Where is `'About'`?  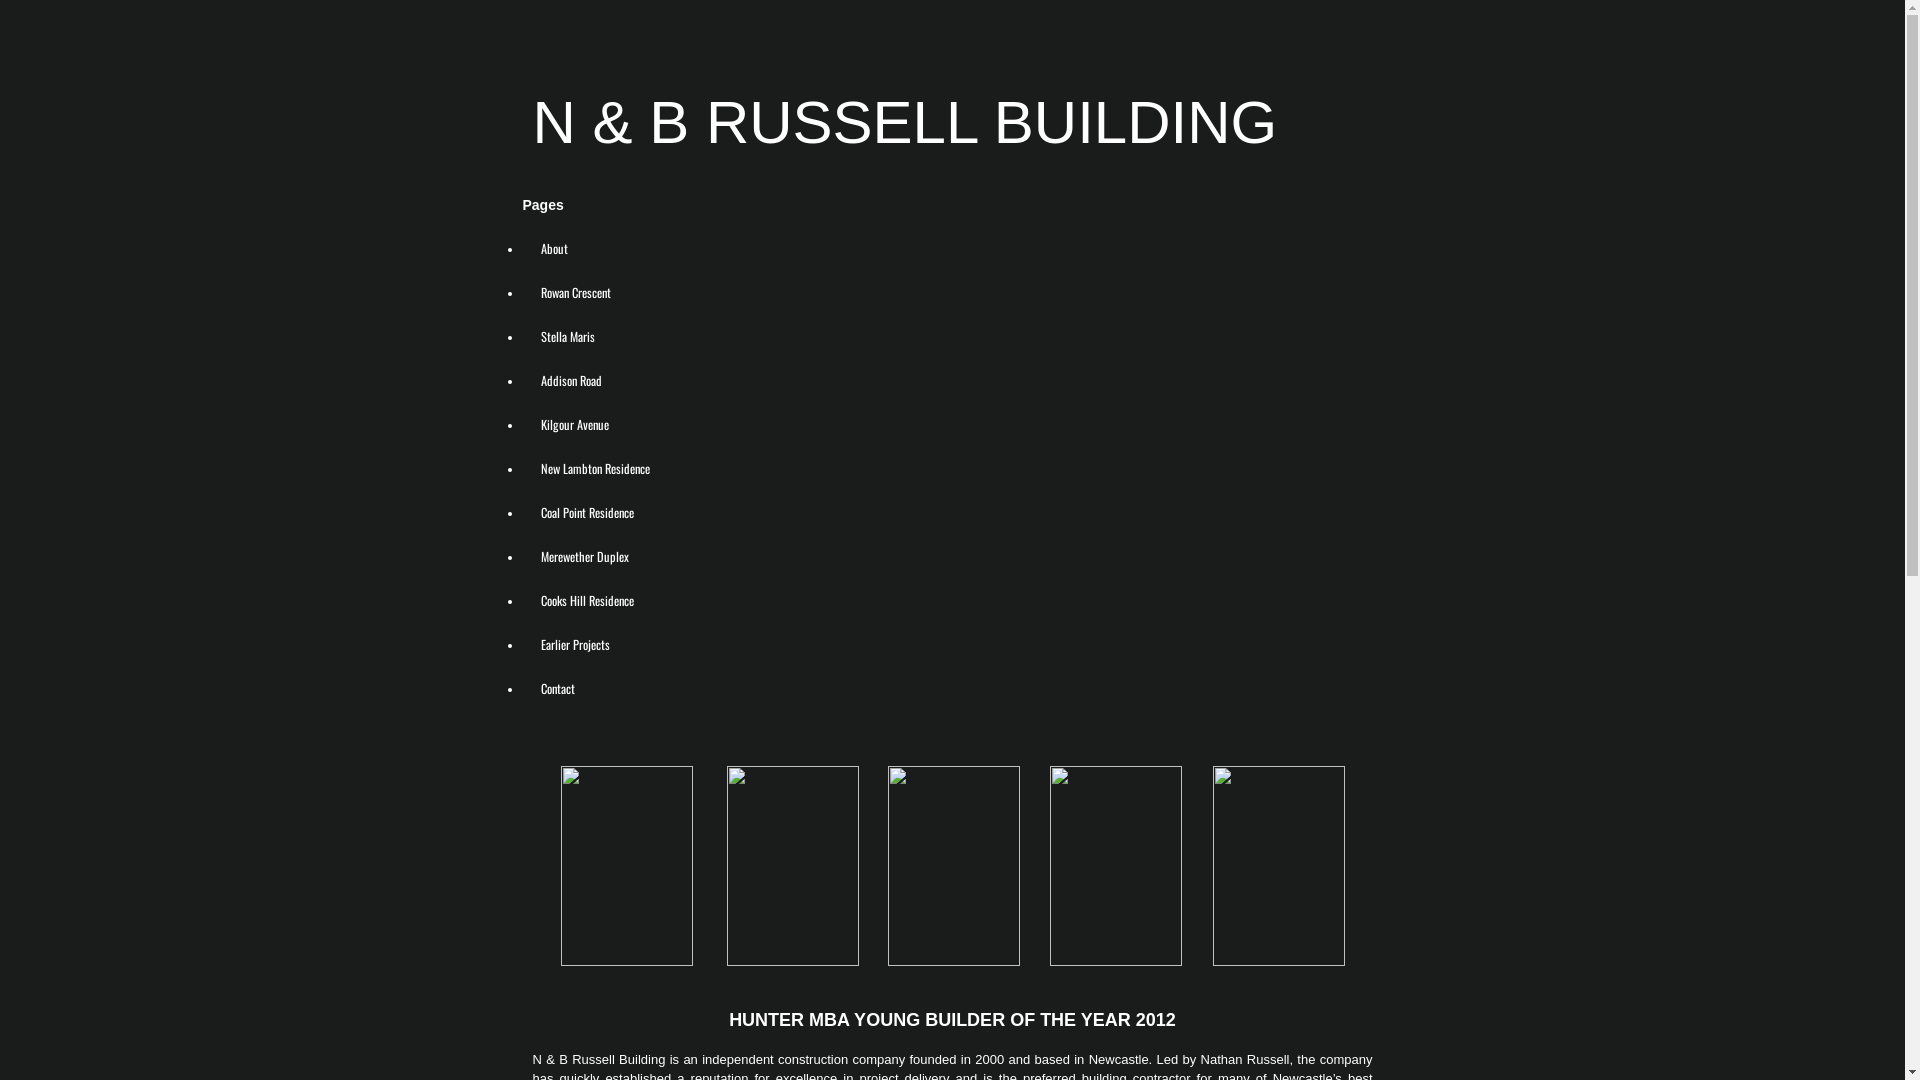 'About' is located at coordinates (522, 246).